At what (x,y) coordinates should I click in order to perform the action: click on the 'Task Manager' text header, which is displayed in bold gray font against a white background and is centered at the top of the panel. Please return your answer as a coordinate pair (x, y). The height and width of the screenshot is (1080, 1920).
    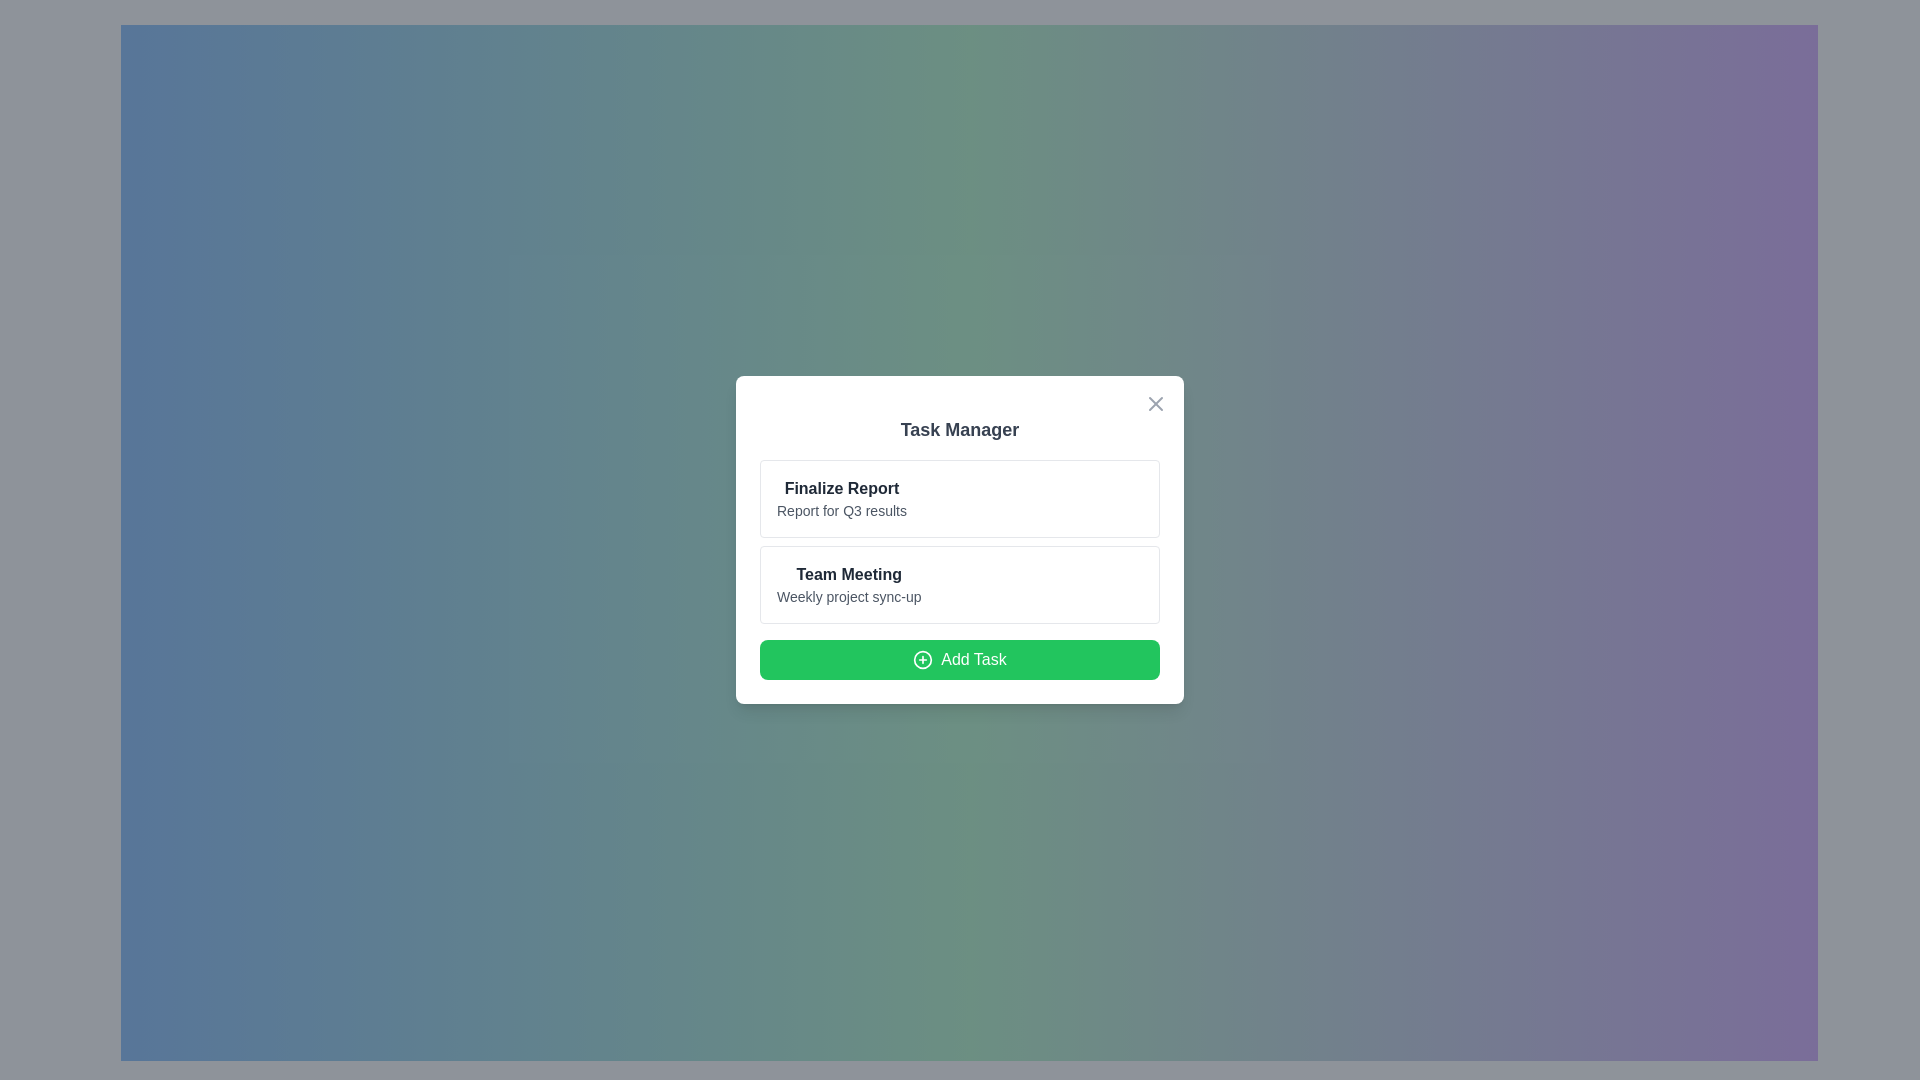
    Looking at the image, I should click on (960, 428).